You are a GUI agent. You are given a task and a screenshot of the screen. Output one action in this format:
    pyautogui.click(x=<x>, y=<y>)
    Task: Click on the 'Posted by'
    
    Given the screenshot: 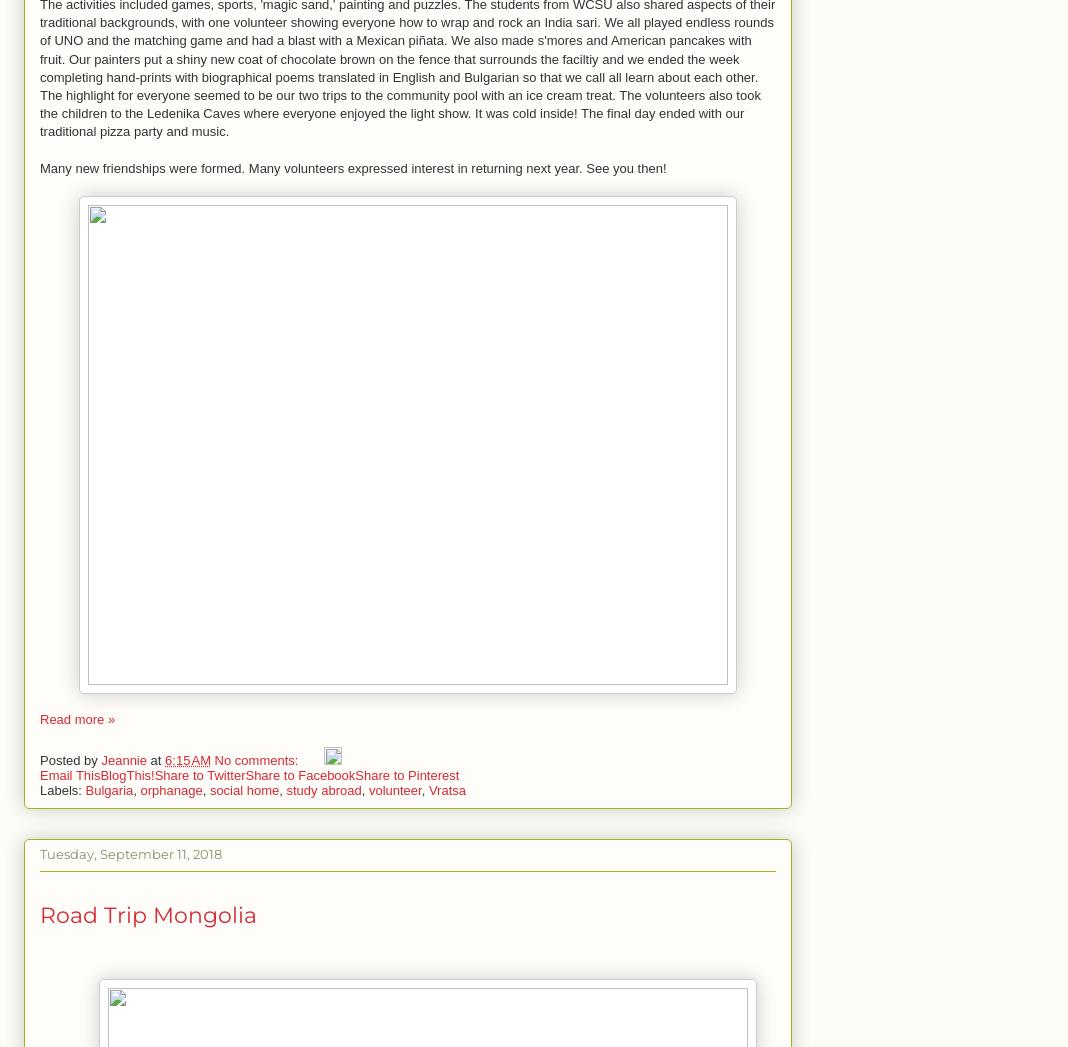 What is the action you would take?
    pyautogui.click(x=69, y=759)
    